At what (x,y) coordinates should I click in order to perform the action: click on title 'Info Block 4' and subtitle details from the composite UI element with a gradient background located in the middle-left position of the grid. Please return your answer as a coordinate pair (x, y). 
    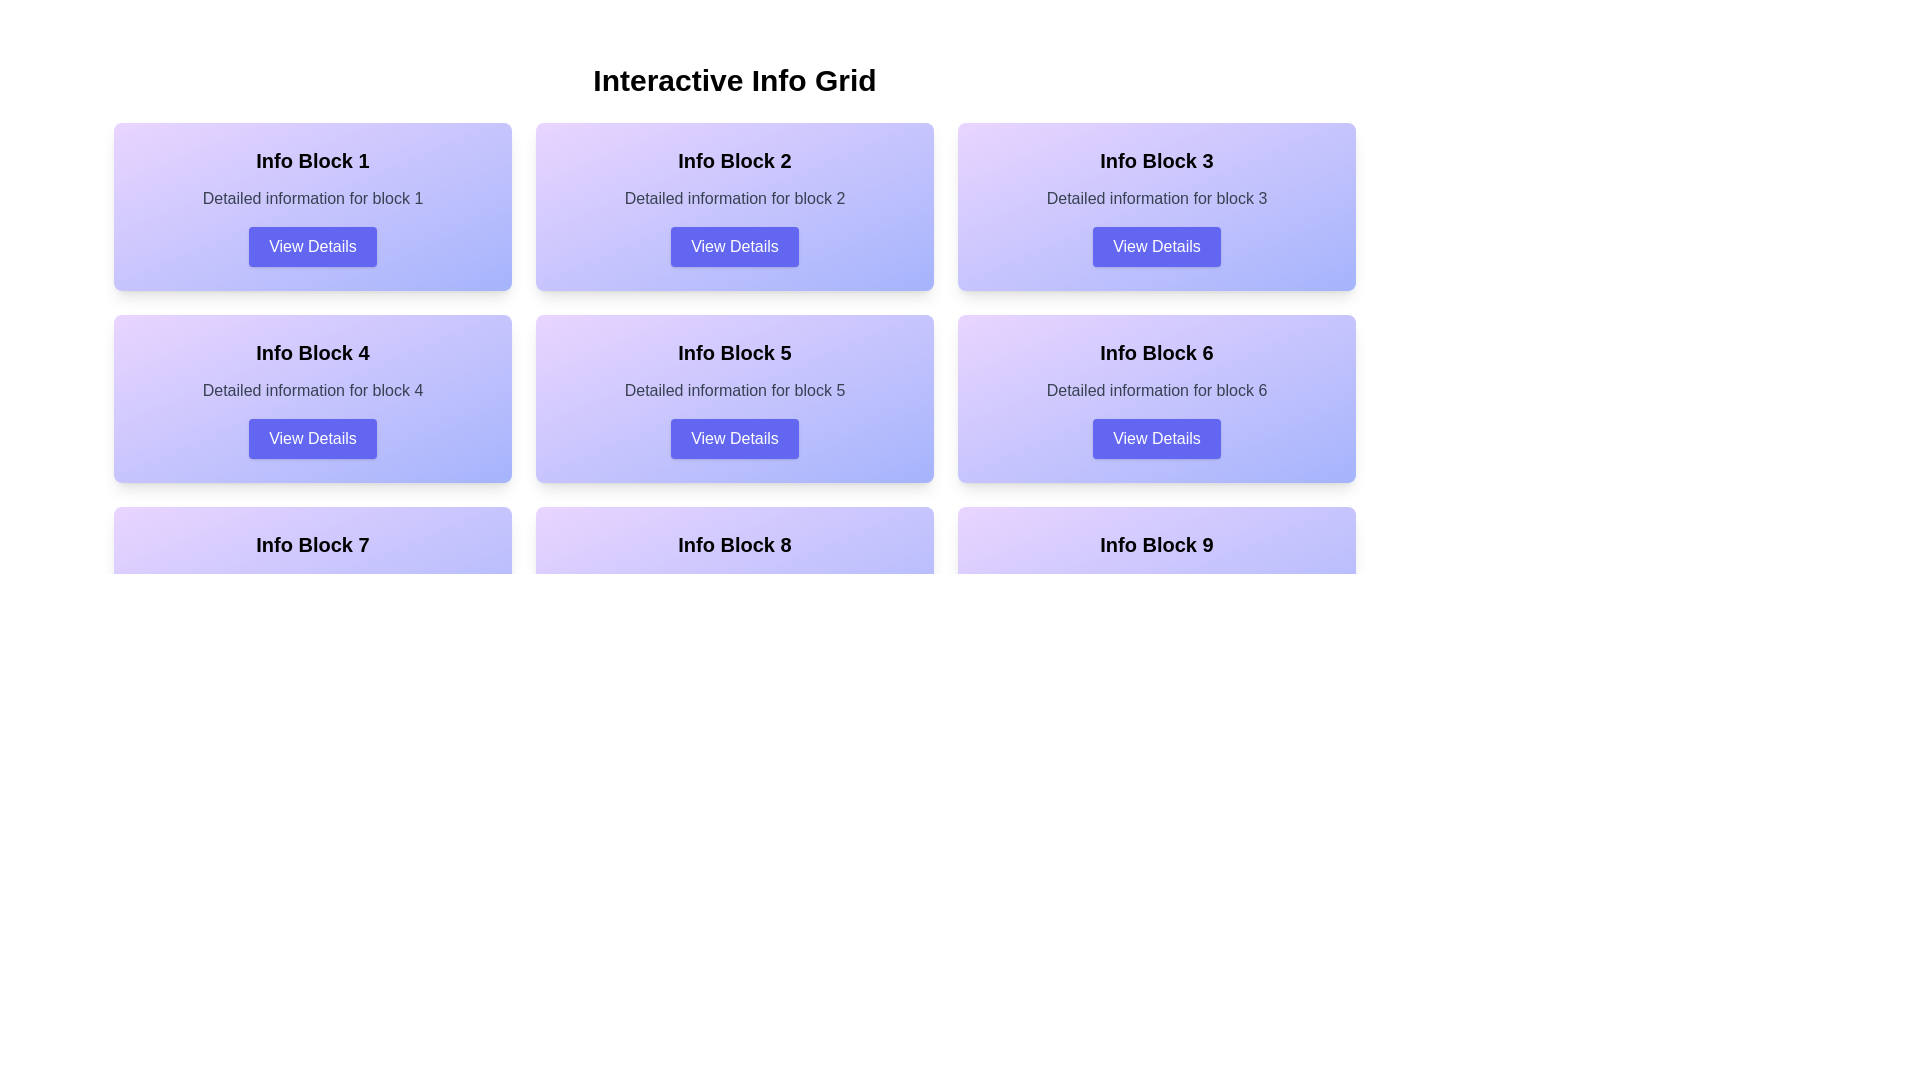
    Looking at the image, I should click on (311, 398).